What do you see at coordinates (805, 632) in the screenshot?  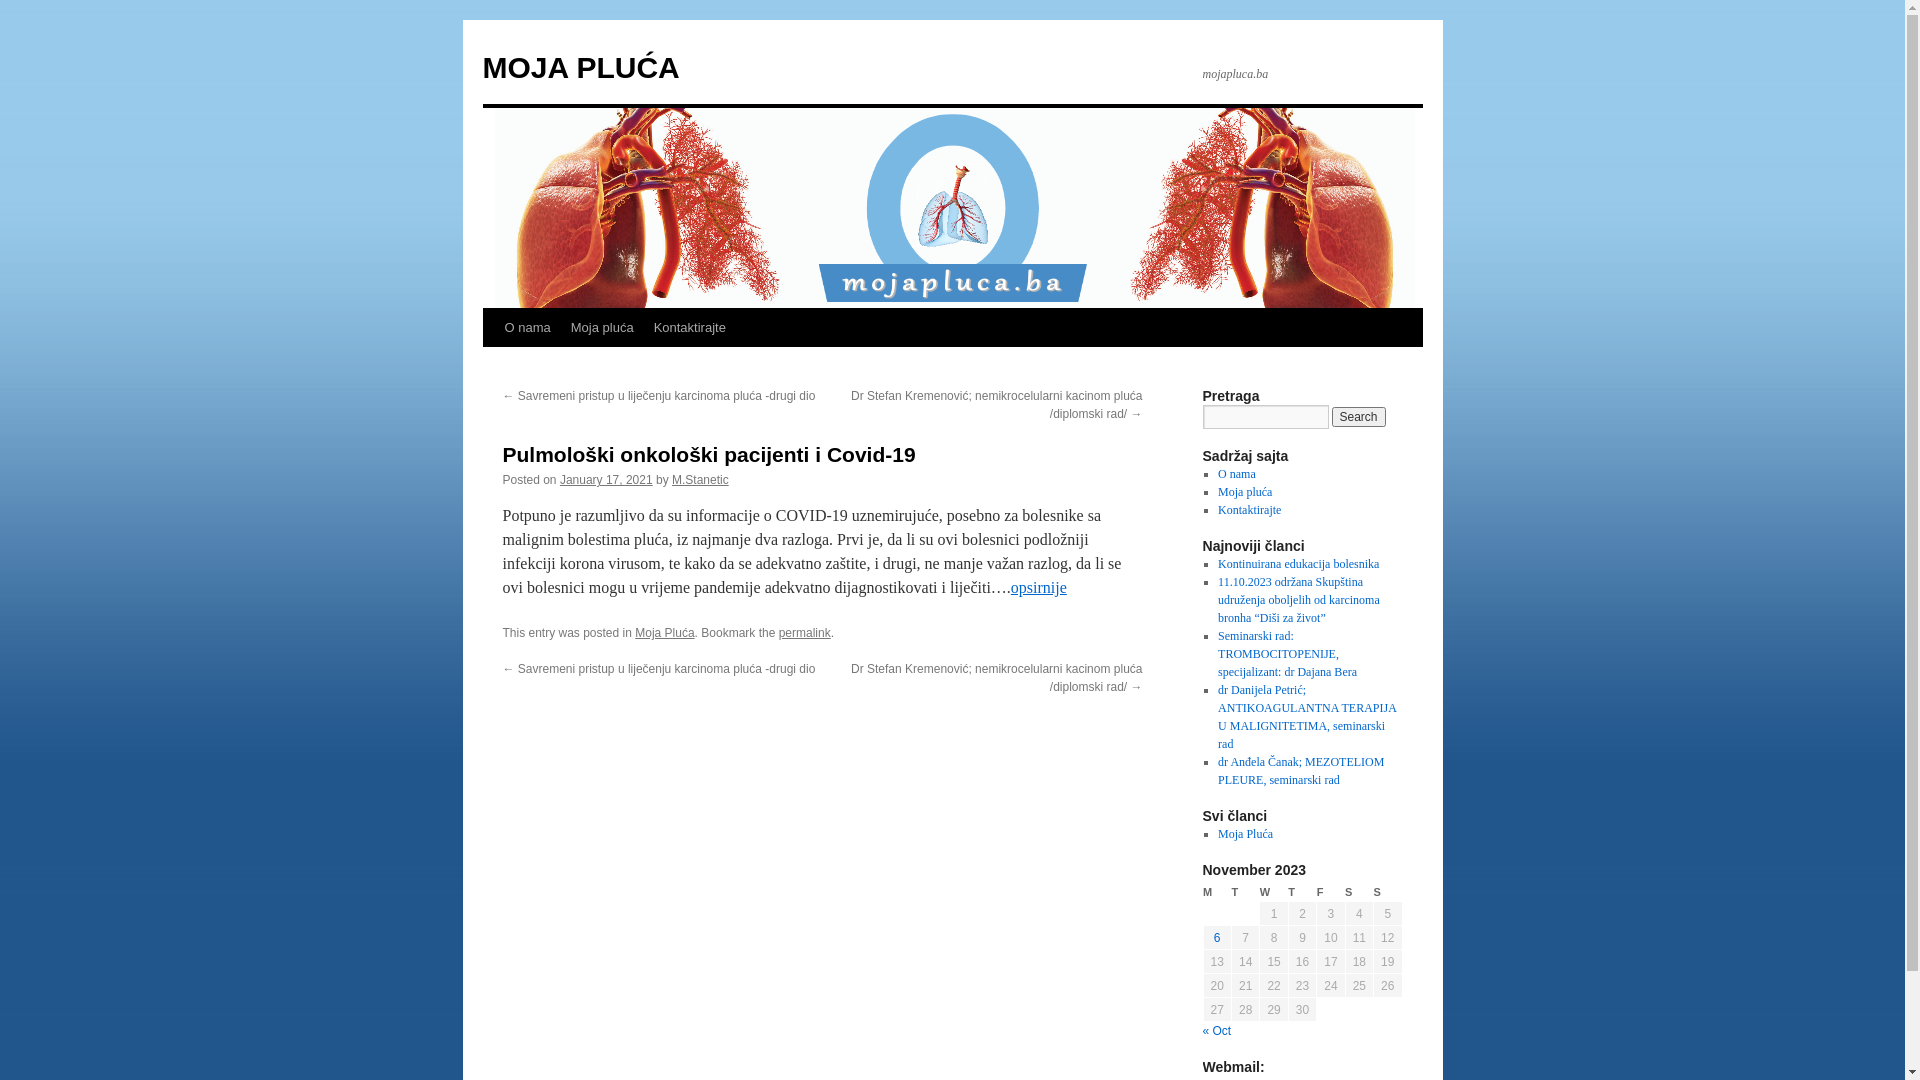 I see `'permalink'` at bounding box center [805, 632].